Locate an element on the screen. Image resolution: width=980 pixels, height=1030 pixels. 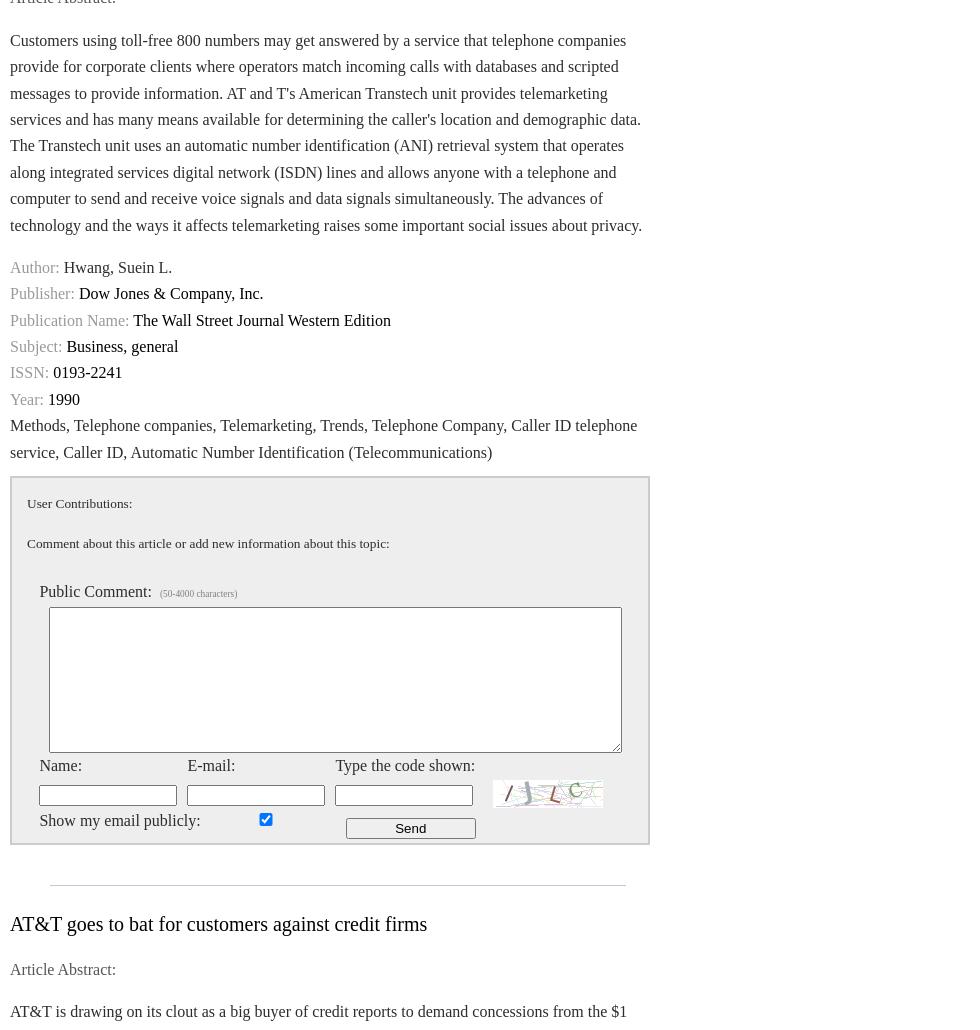
'Business, general' is located at coordinates (122, 346).